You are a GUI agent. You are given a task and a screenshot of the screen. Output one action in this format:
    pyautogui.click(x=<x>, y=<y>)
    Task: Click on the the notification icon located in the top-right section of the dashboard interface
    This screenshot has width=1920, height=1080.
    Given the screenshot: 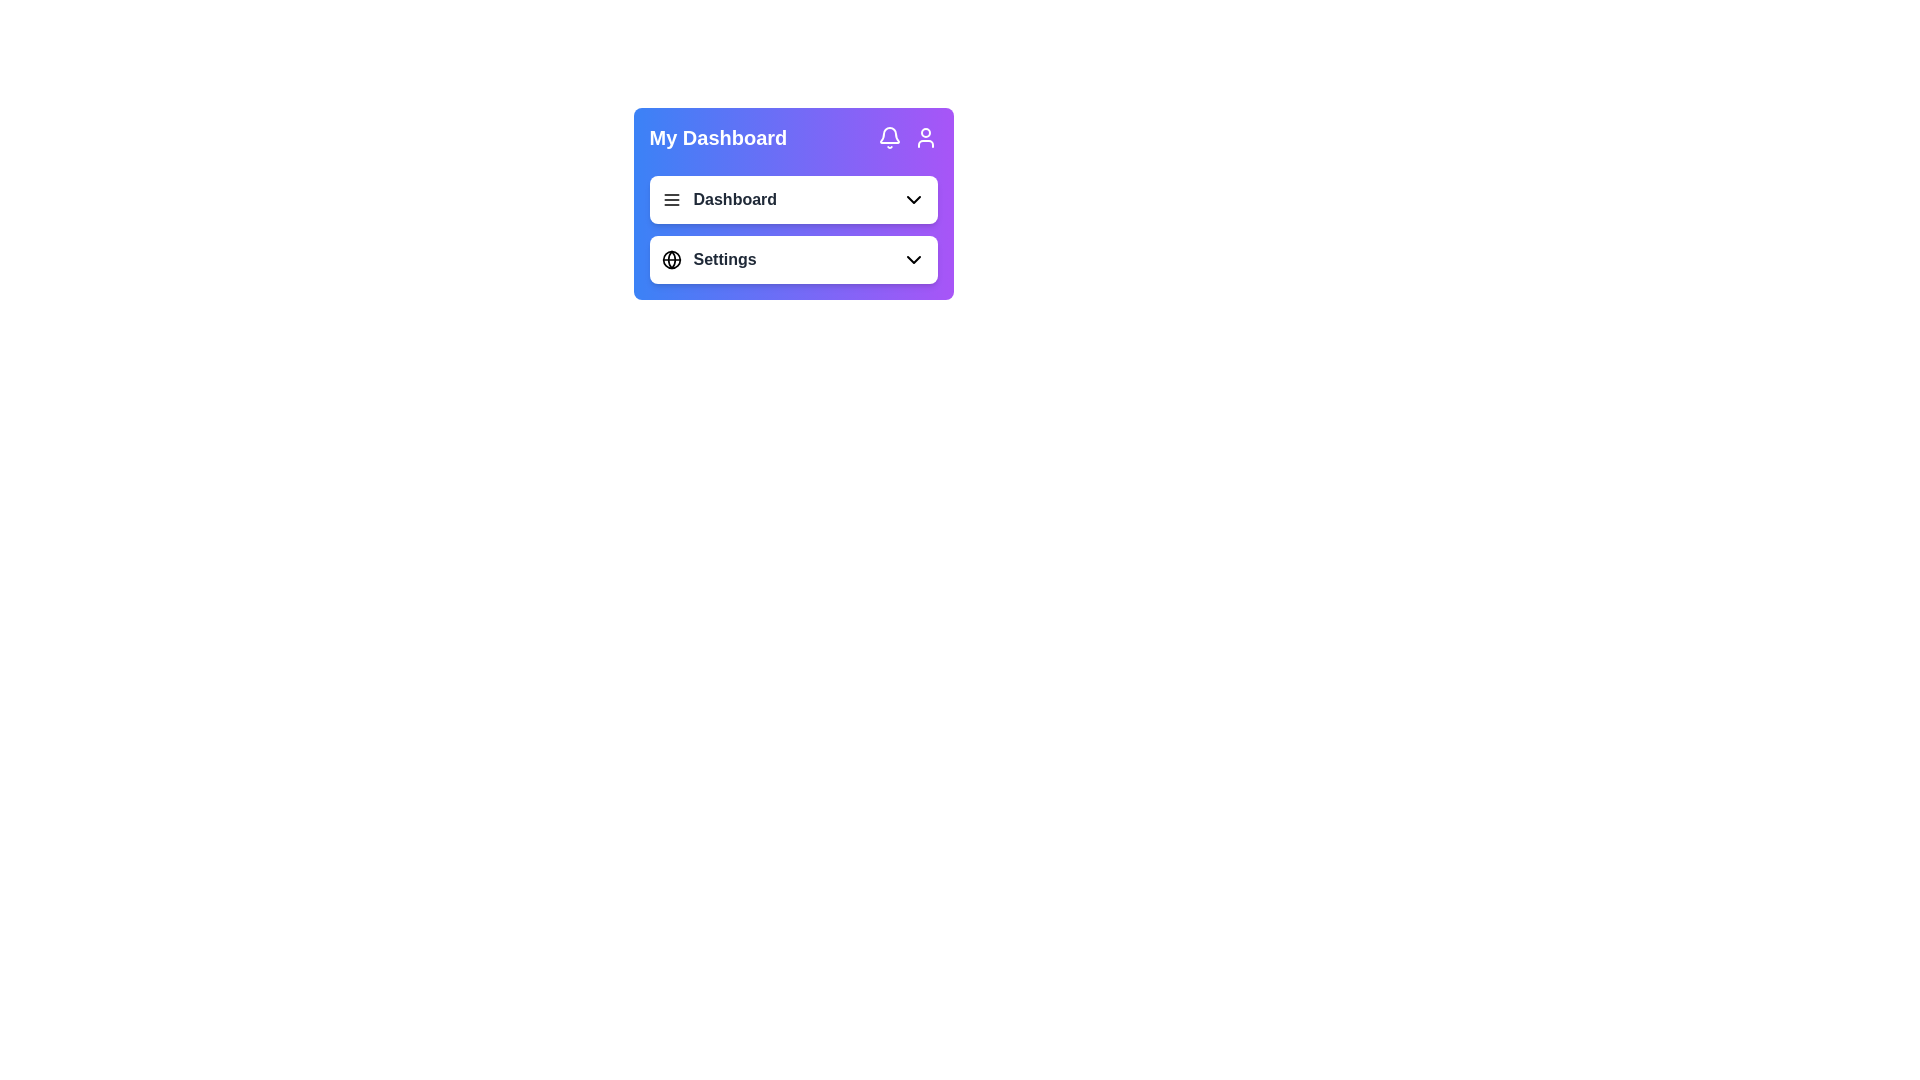 What is the action you would take?
    pyautogui.click(x=888, y=135)
    